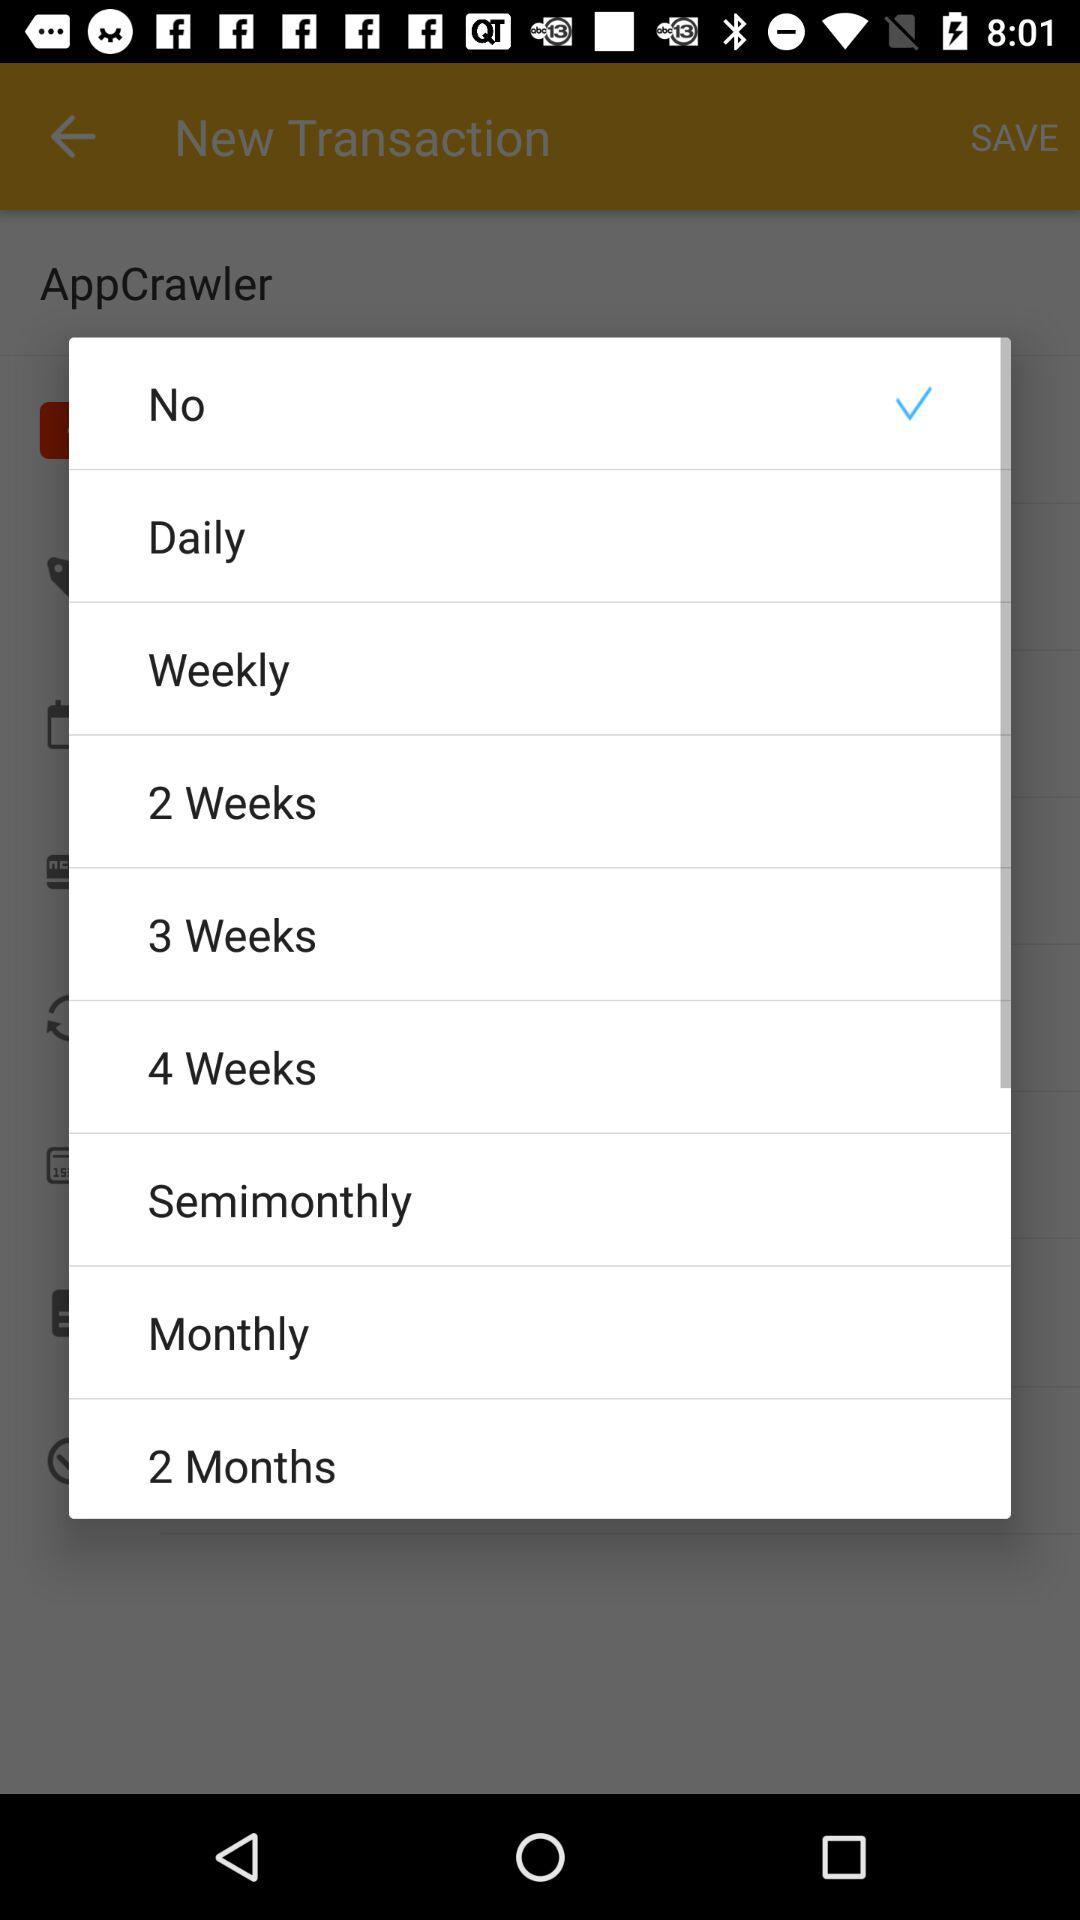 The image size is (1080, 1920). Describe the element at coordinates (540, 1199) in the screenshot. I see `the semimonthly item` at that location.